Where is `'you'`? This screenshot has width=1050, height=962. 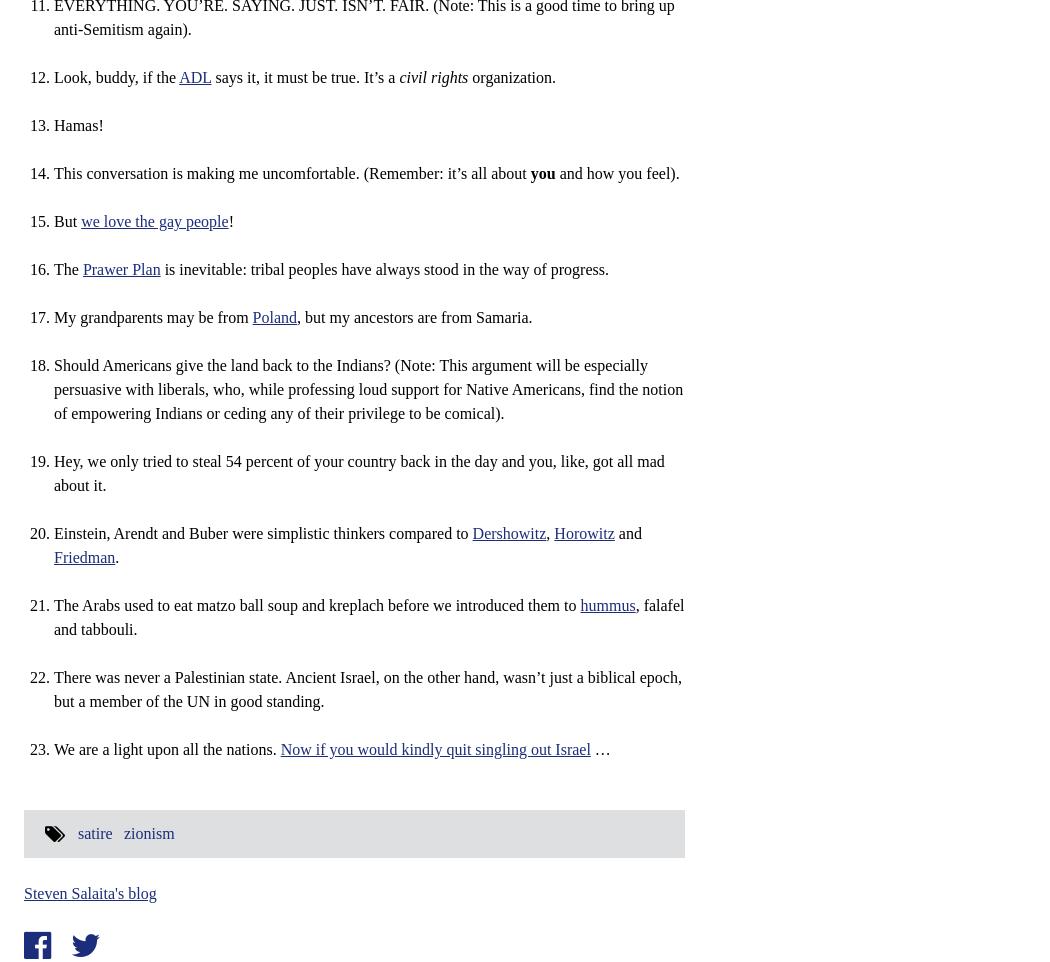 'you' is located at coordinates (542, 173).